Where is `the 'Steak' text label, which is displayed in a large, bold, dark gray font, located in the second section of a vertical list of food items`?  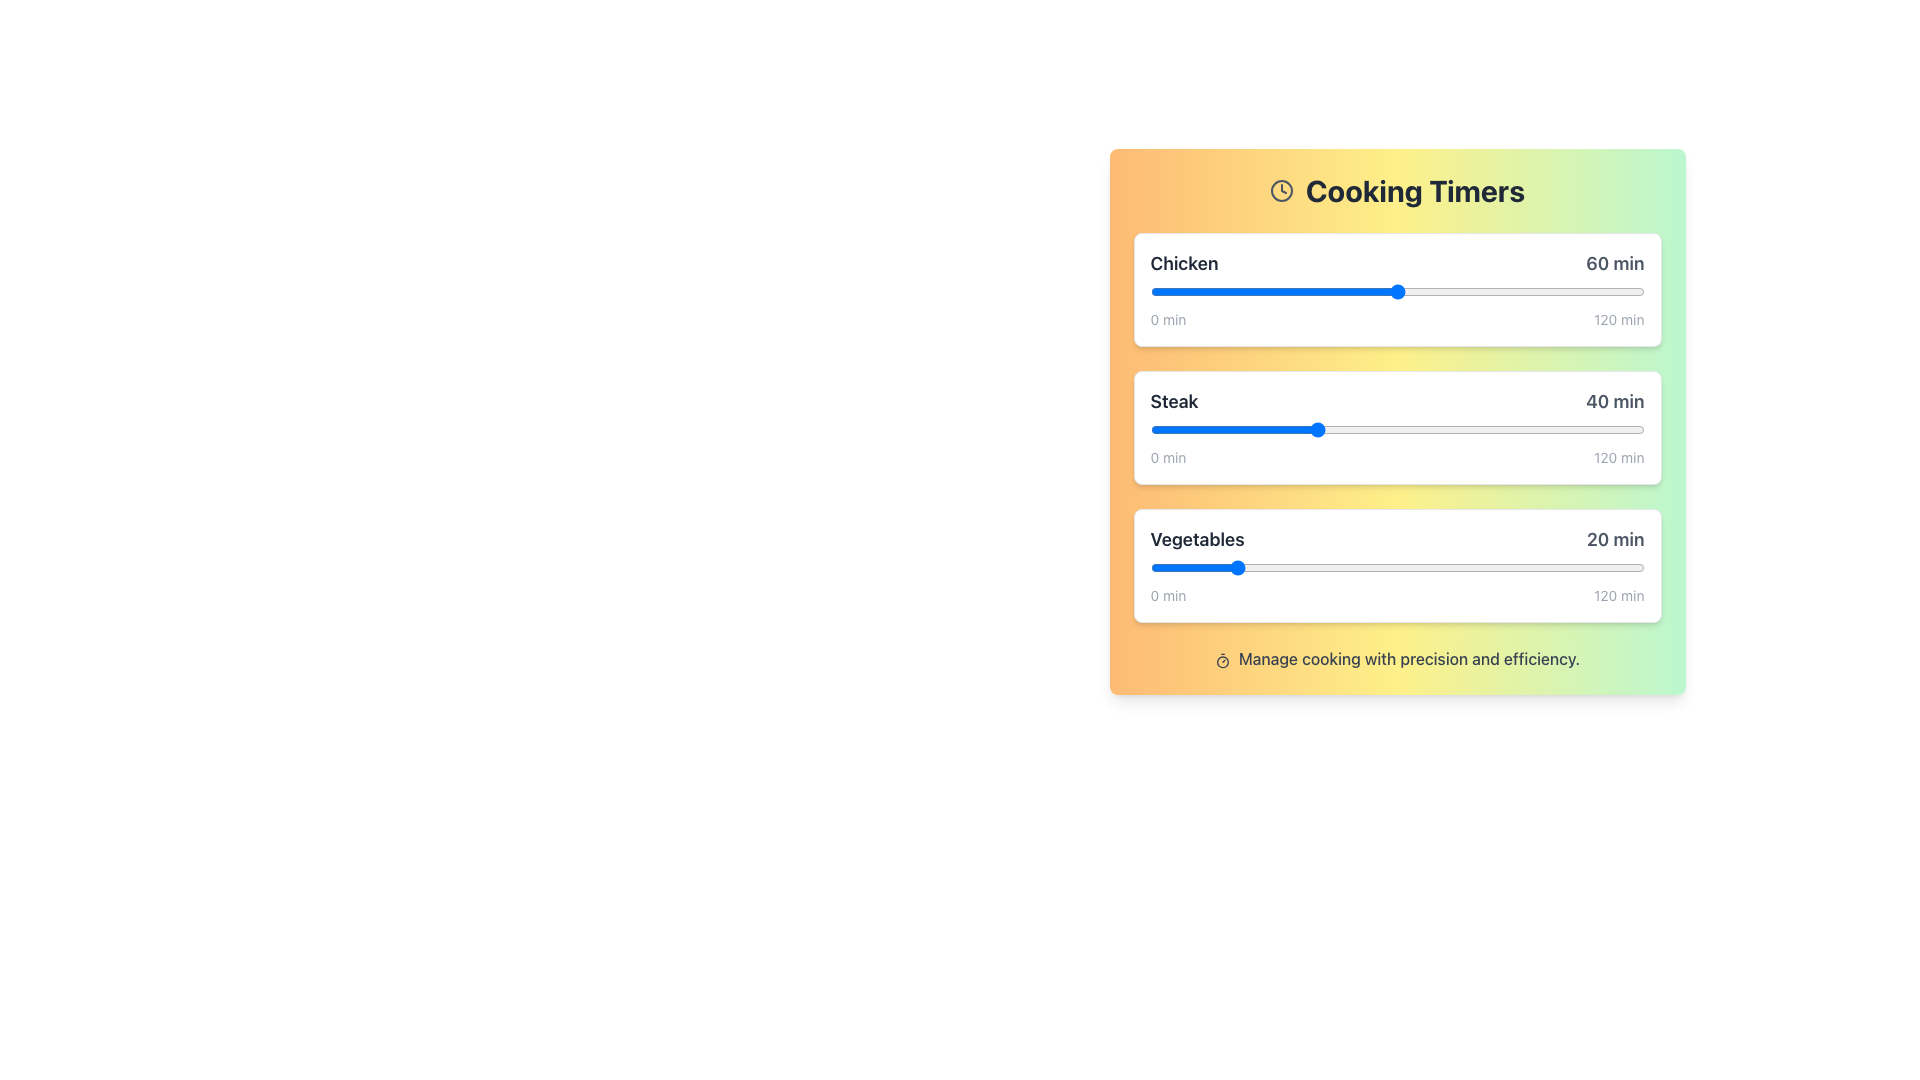
the 'Steak' text label, which is displayed in a large, bold, dark gray font, located in the second section of a vertical list of food items is located at coordinates (1174, 401).